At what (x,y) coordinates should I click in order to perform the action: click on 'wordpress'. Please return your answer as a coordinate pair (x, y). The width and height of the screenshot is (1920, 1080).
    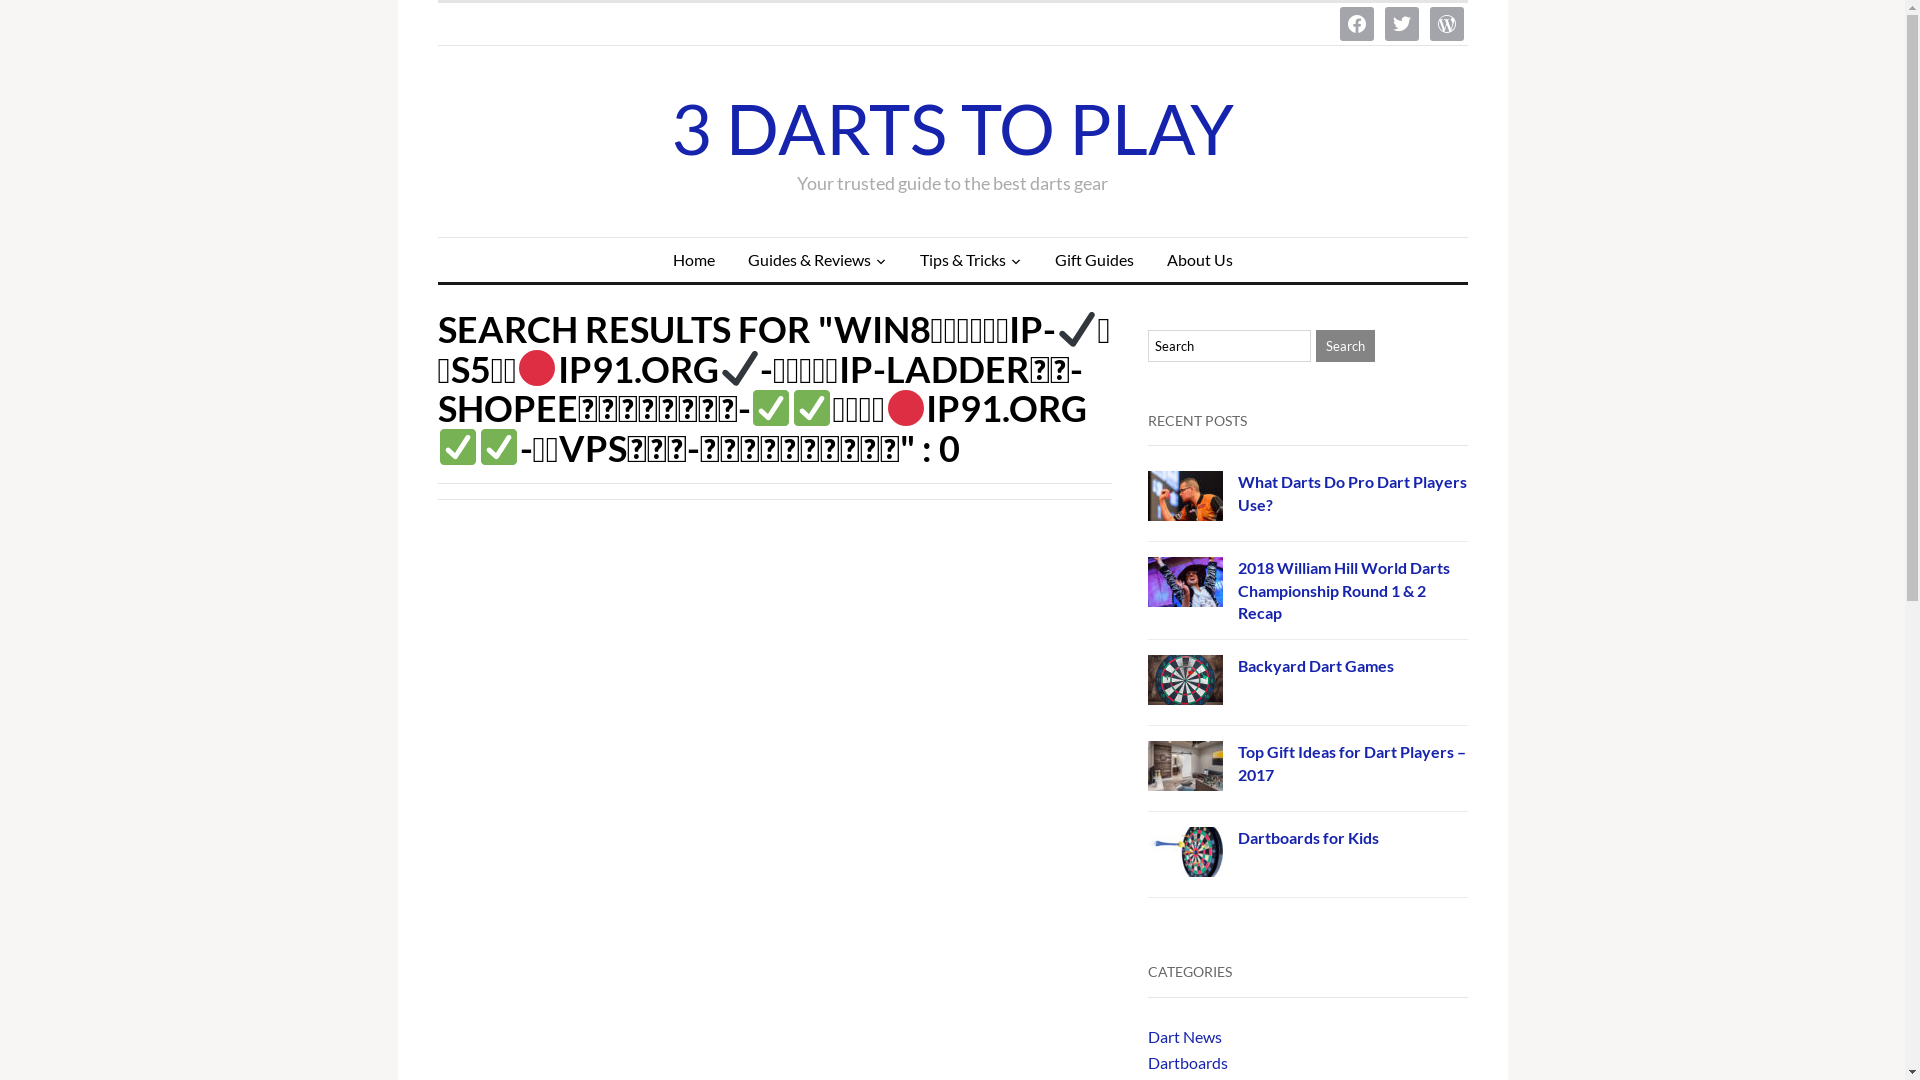
    Looking at the image, I should click on (1446, 22).